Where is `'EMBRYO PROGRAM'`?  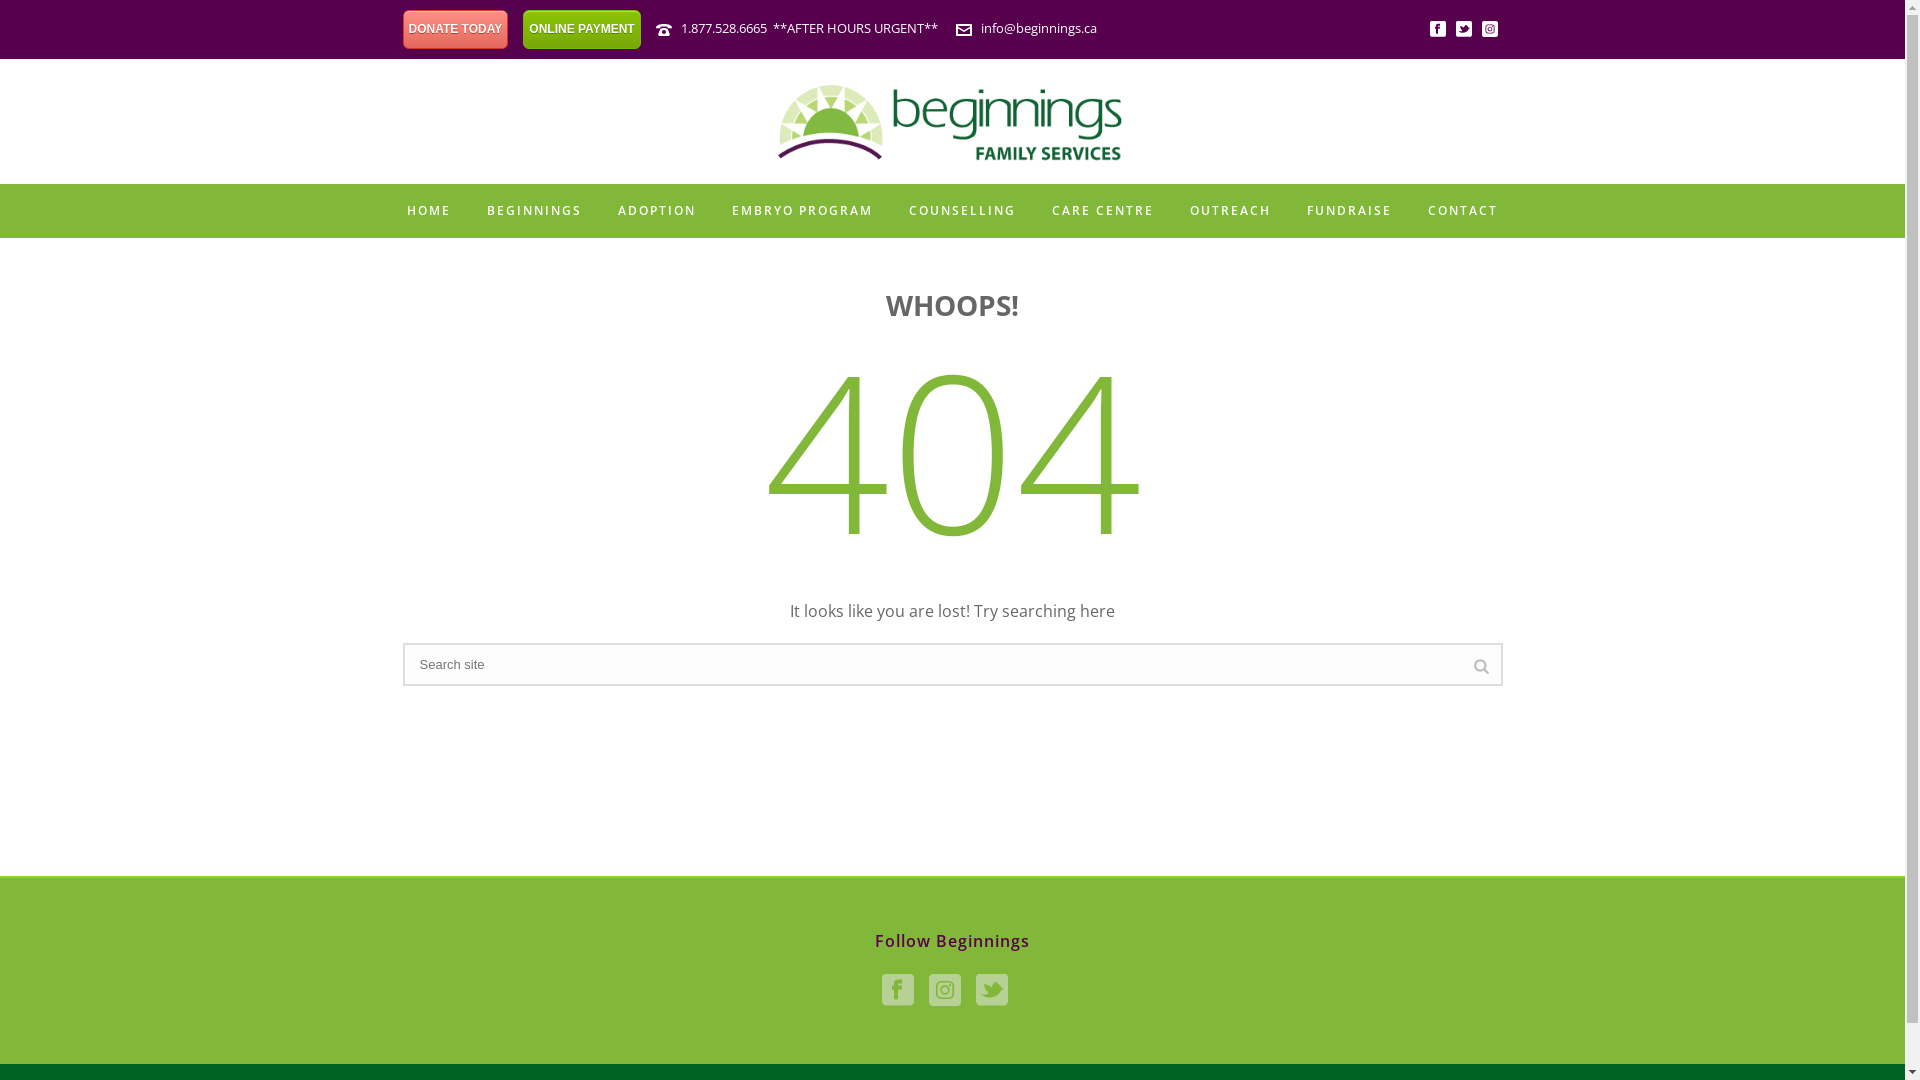 'EMBRYO PROGRAM' is located at coordinates (802, 211).